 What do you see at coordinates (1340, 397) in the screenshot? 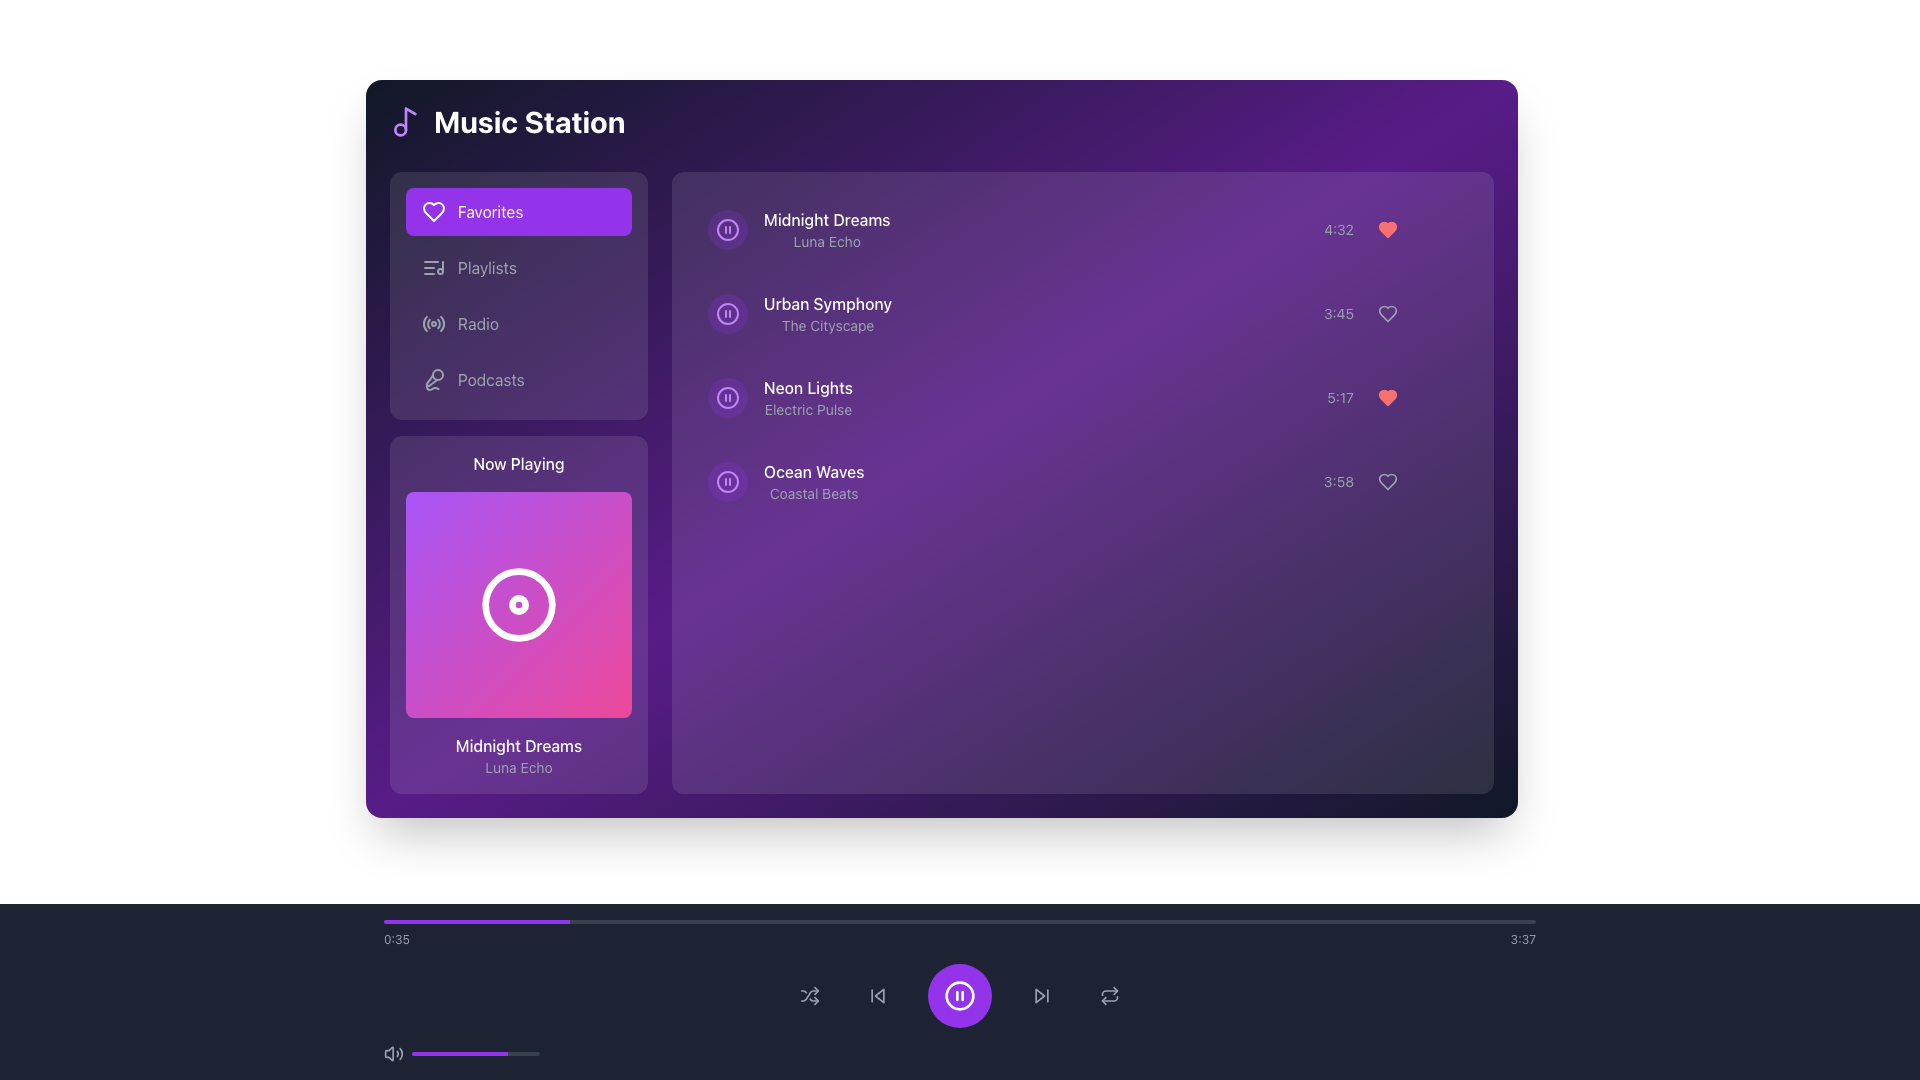
I see `the small, gray text label reading '5:17', which indicates a time duration and is located in the third row of a vertical list on the right side of the interface` at bounding box center [1340, 397].